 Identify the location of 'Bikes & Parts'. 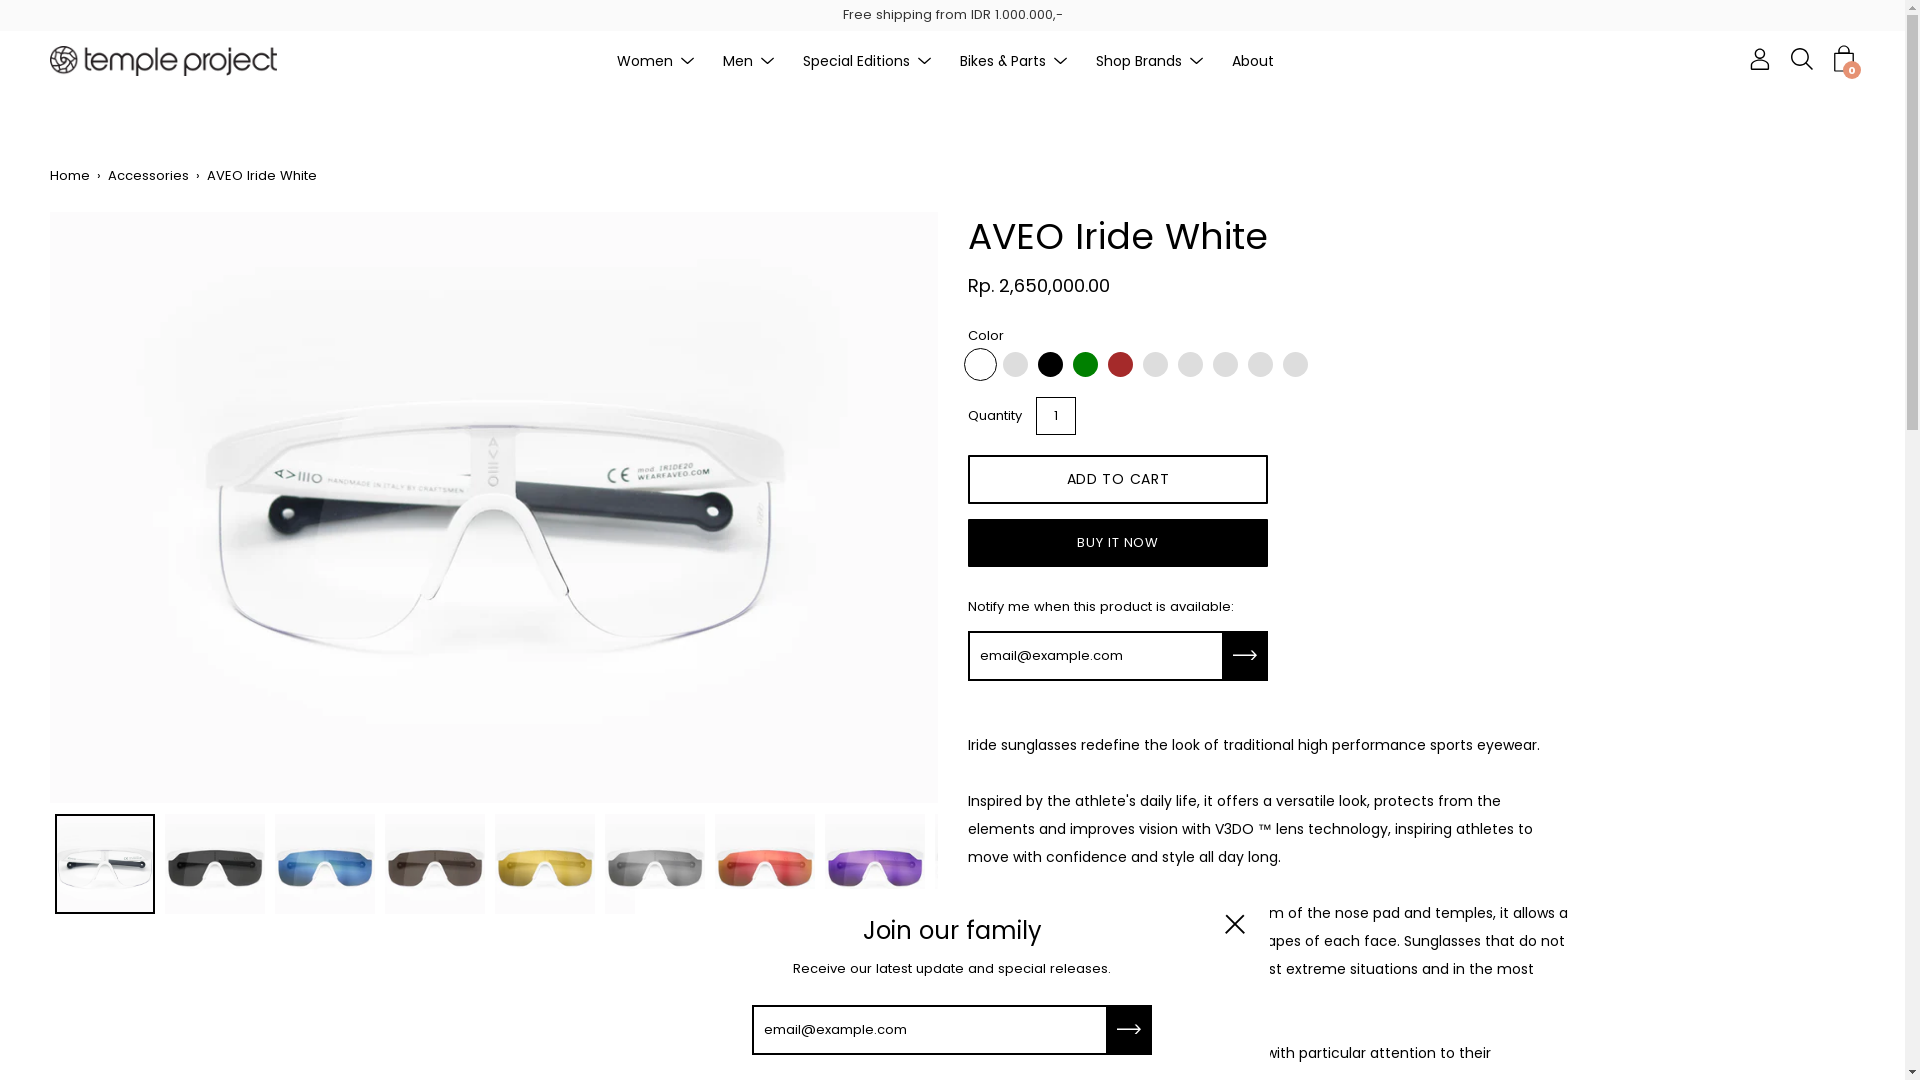
(1003, 60).